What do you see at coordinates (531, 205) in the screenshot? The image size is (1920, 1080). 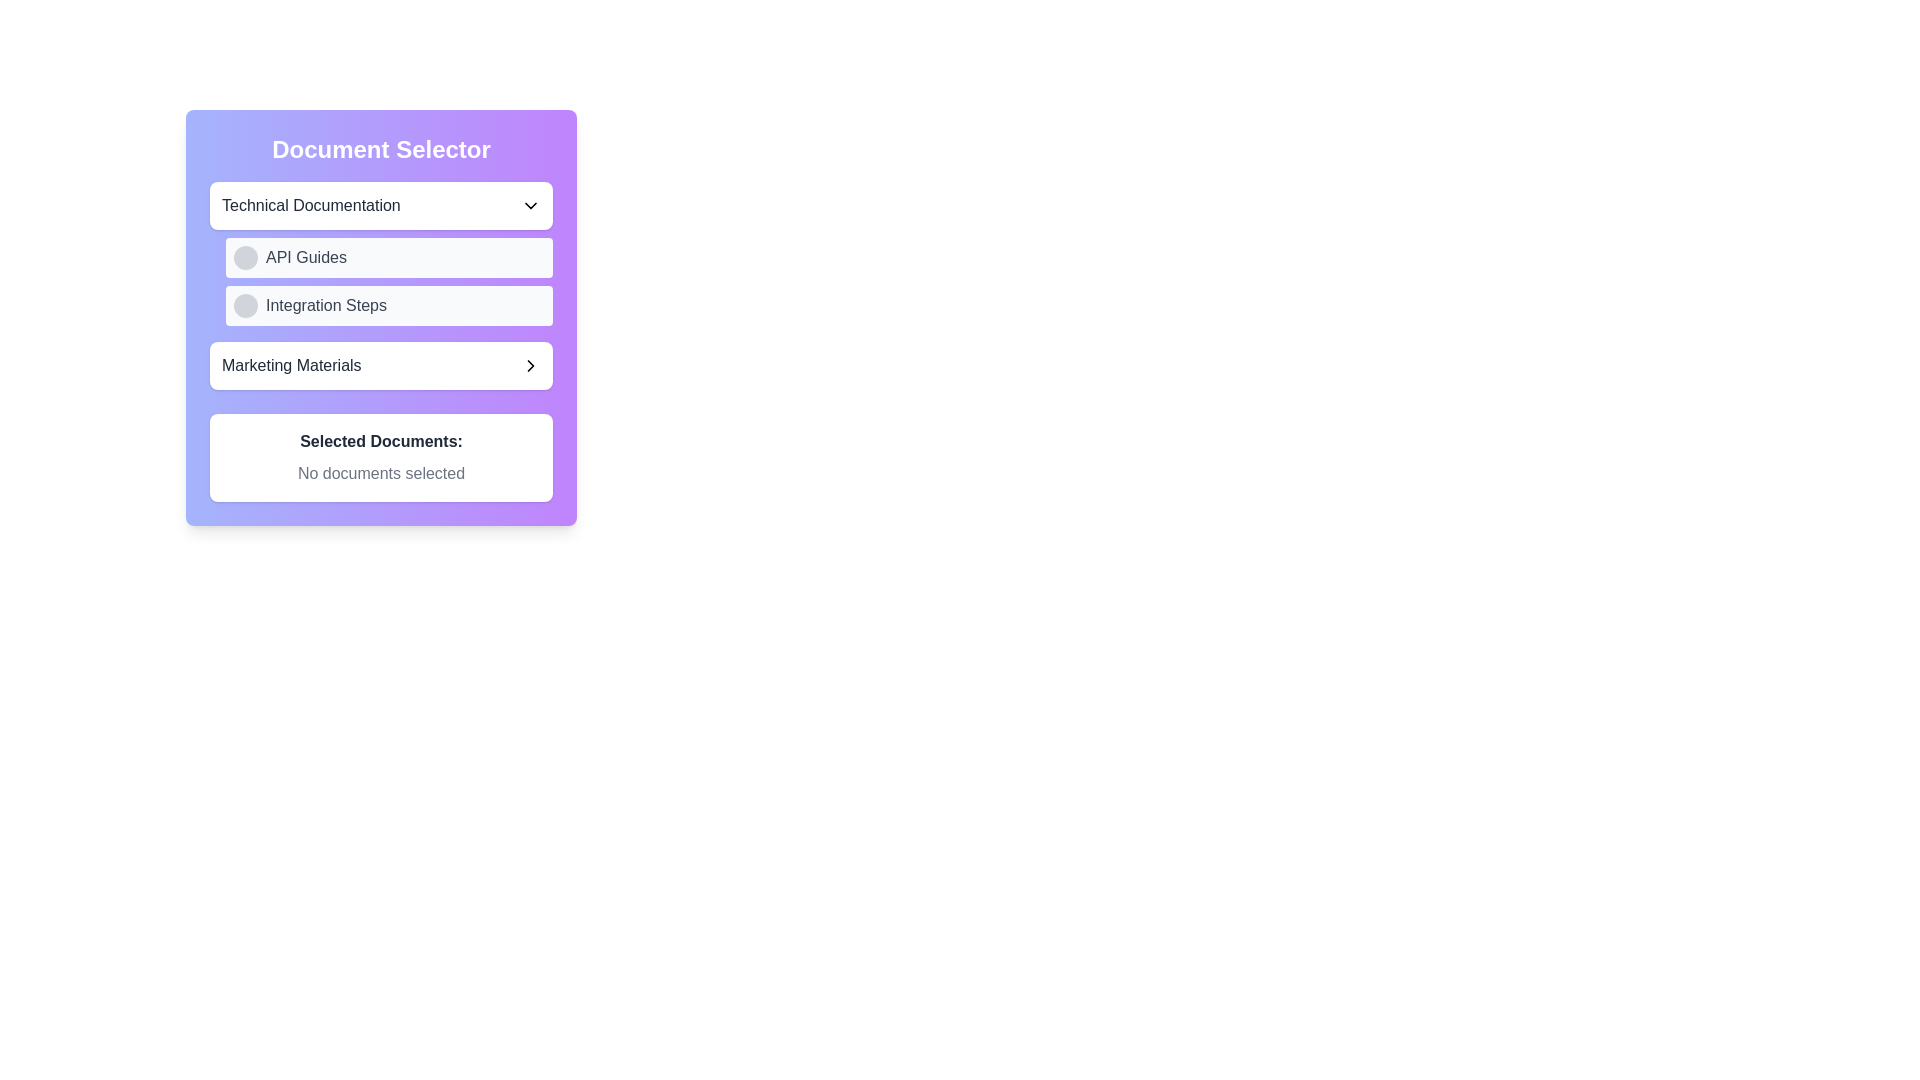 I see `the chevron-down icon in the 'Technical Documentation' section` at bounding box center [531, 205].